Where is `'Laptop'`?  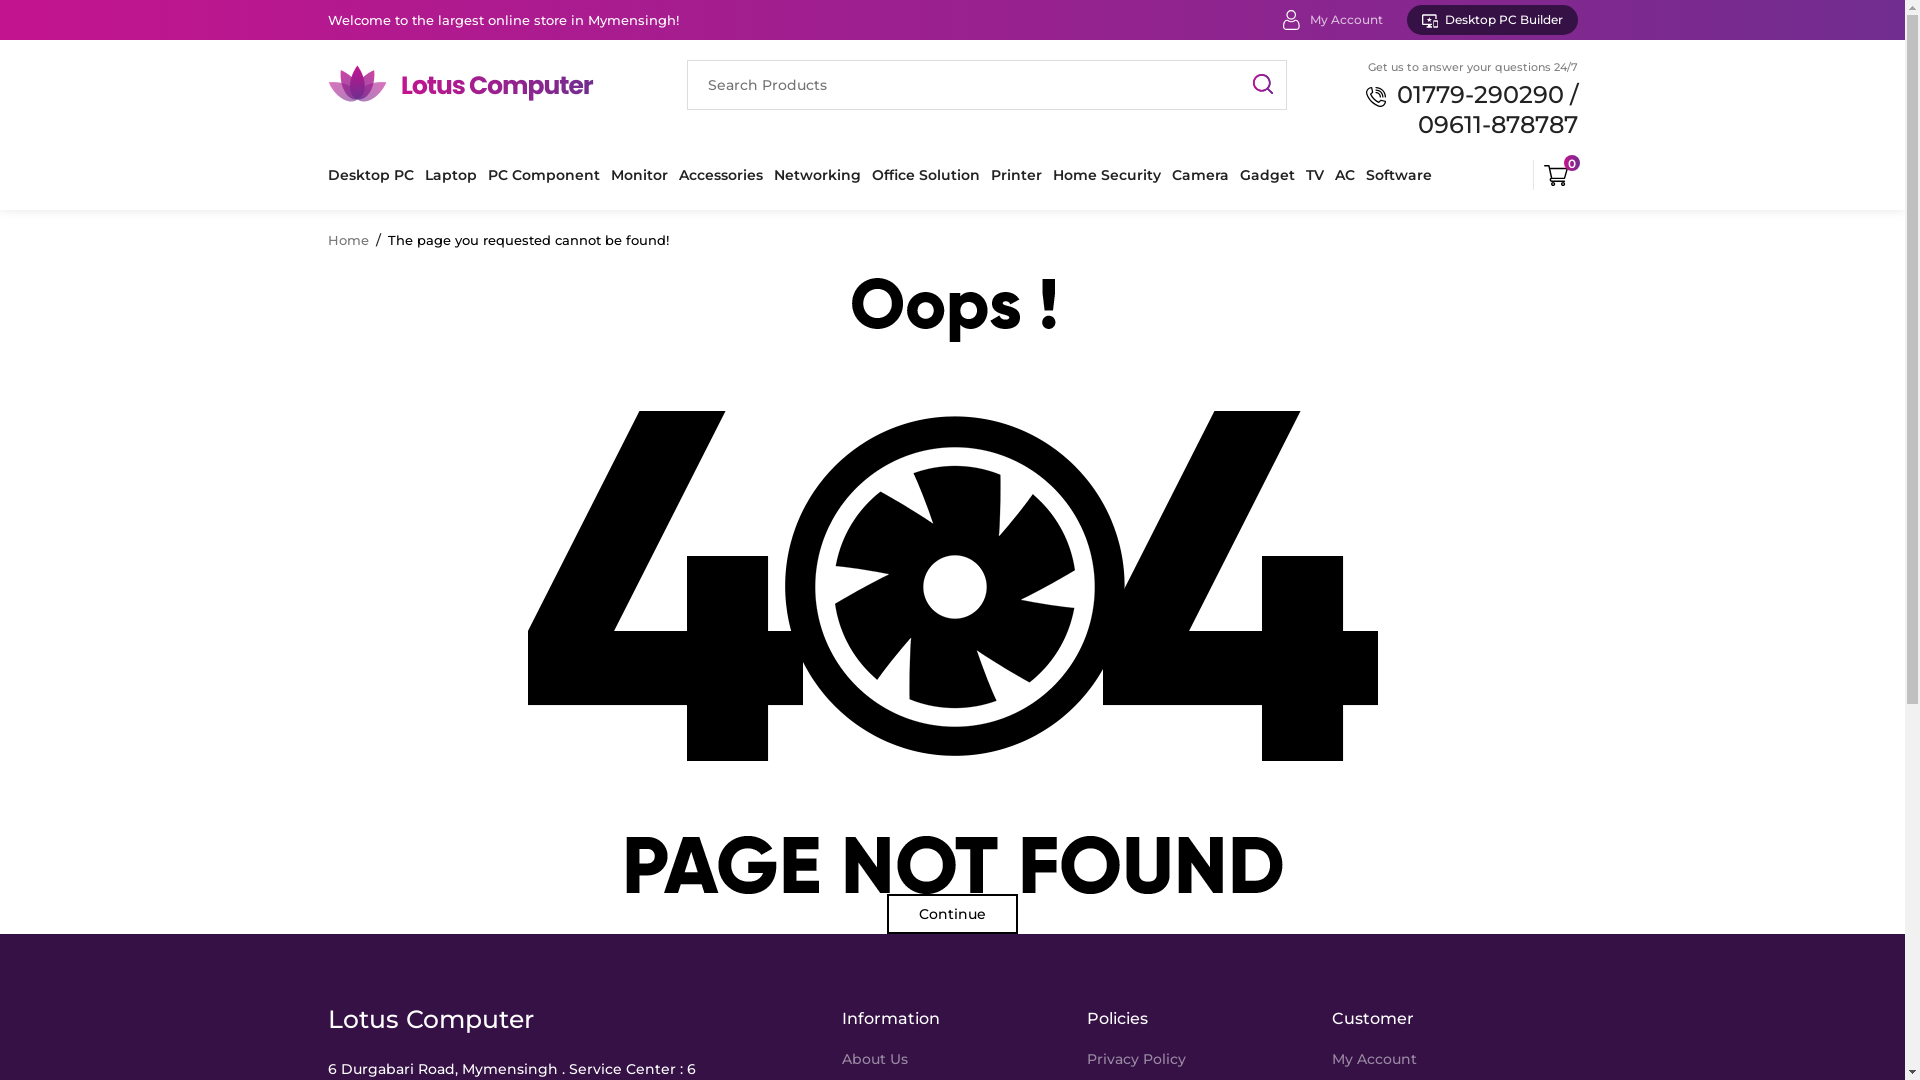 'Laptop' is located at coordinates (449, 173).